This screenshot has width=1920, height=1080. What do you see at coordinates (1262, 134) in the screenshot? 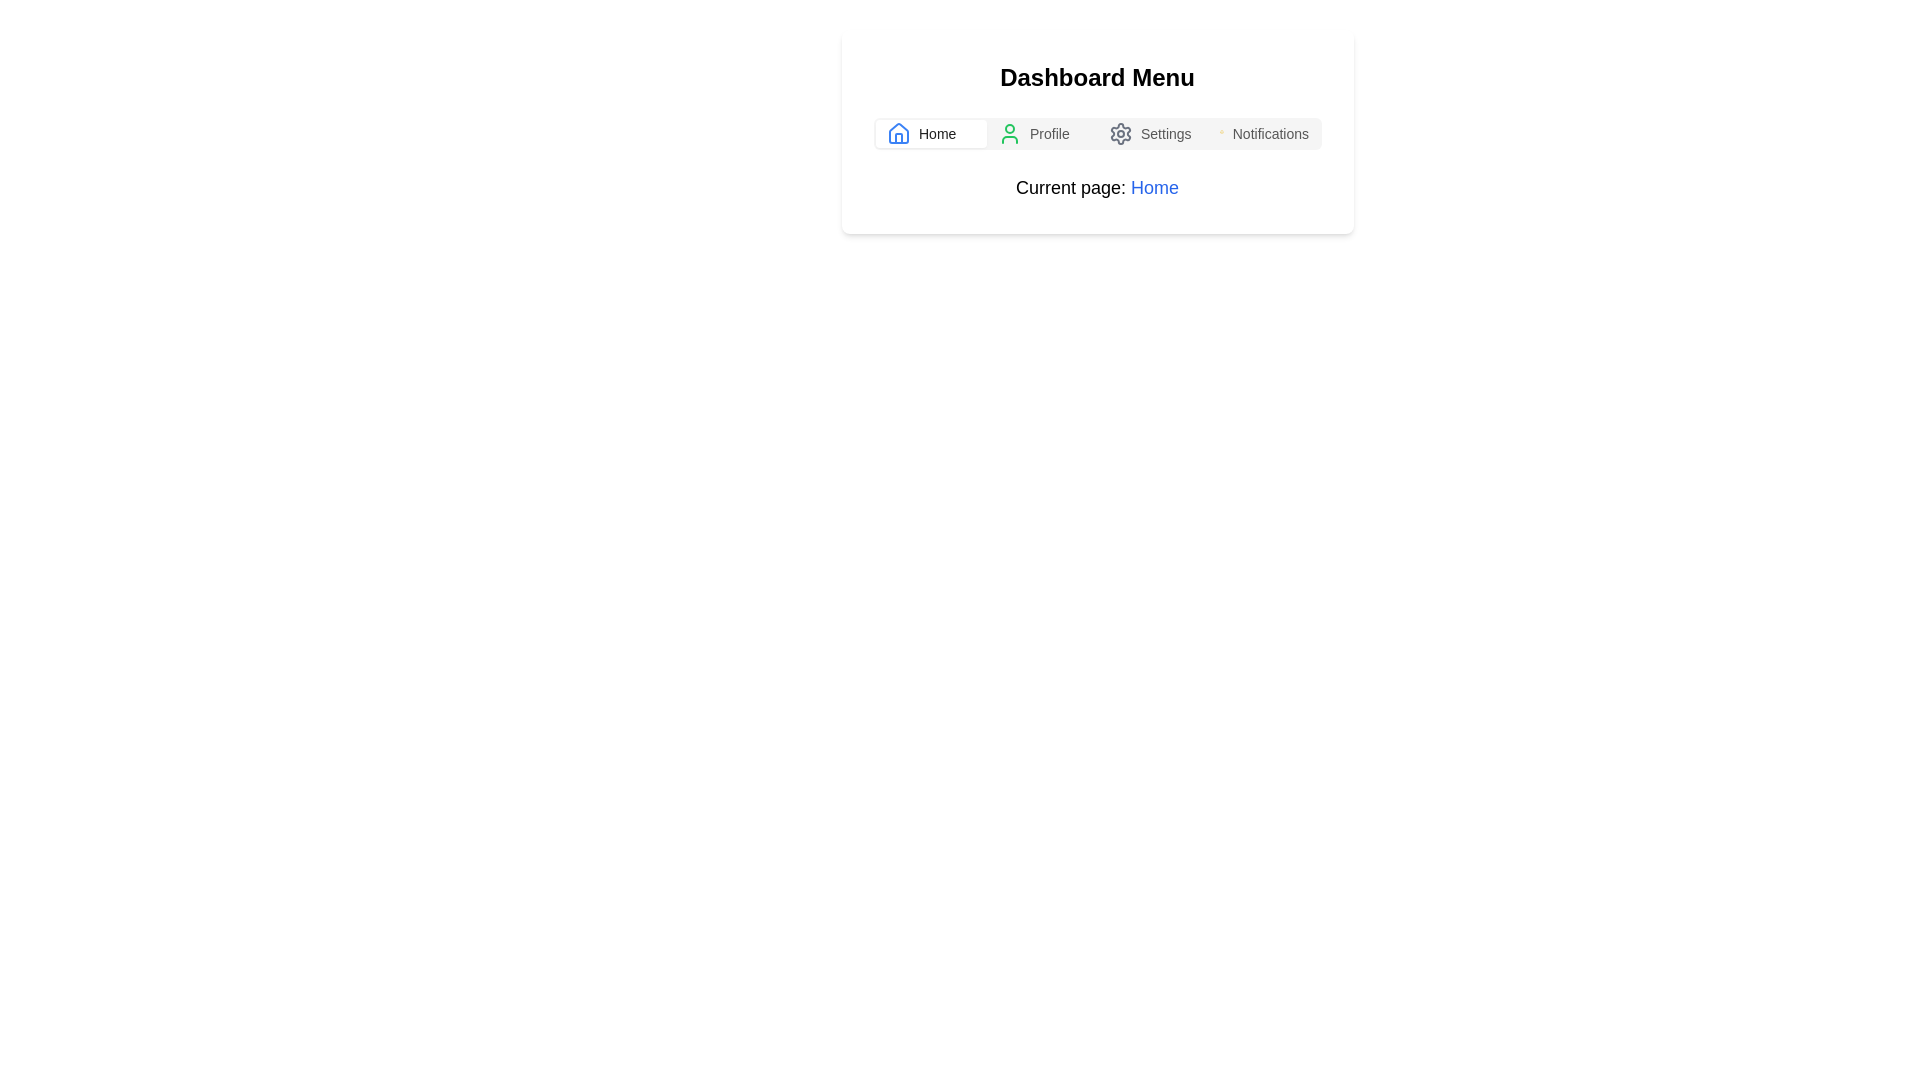
I see `the 'Notifications' tab, which is the fourth tab from the left in the horizontal navigation bar` at bounding box center [1262, 134].